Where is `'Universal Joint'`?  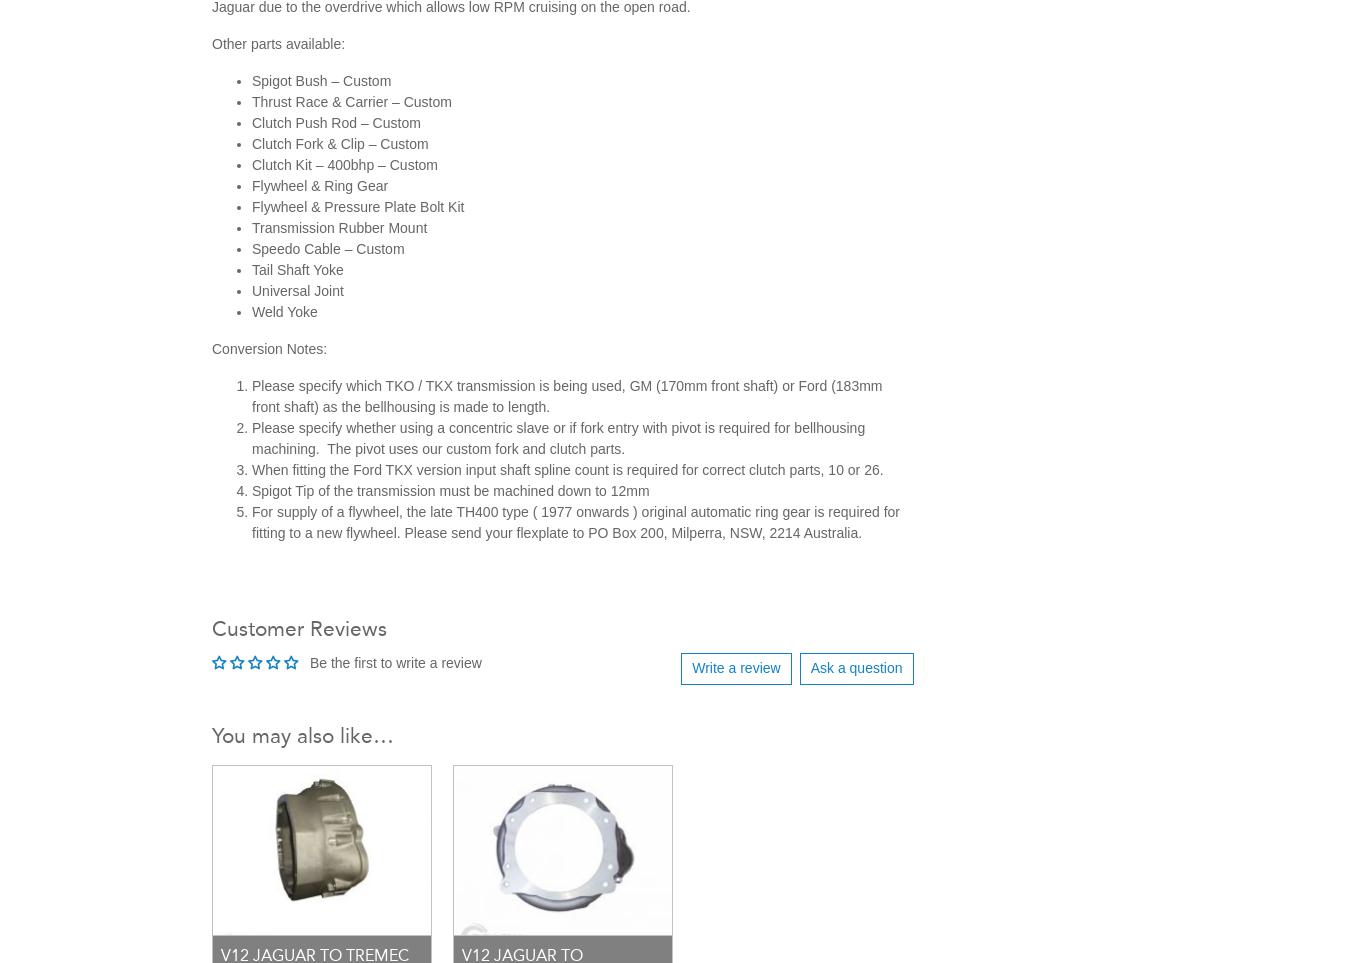 'Universal Joint' is located at coordinates (297, 288).